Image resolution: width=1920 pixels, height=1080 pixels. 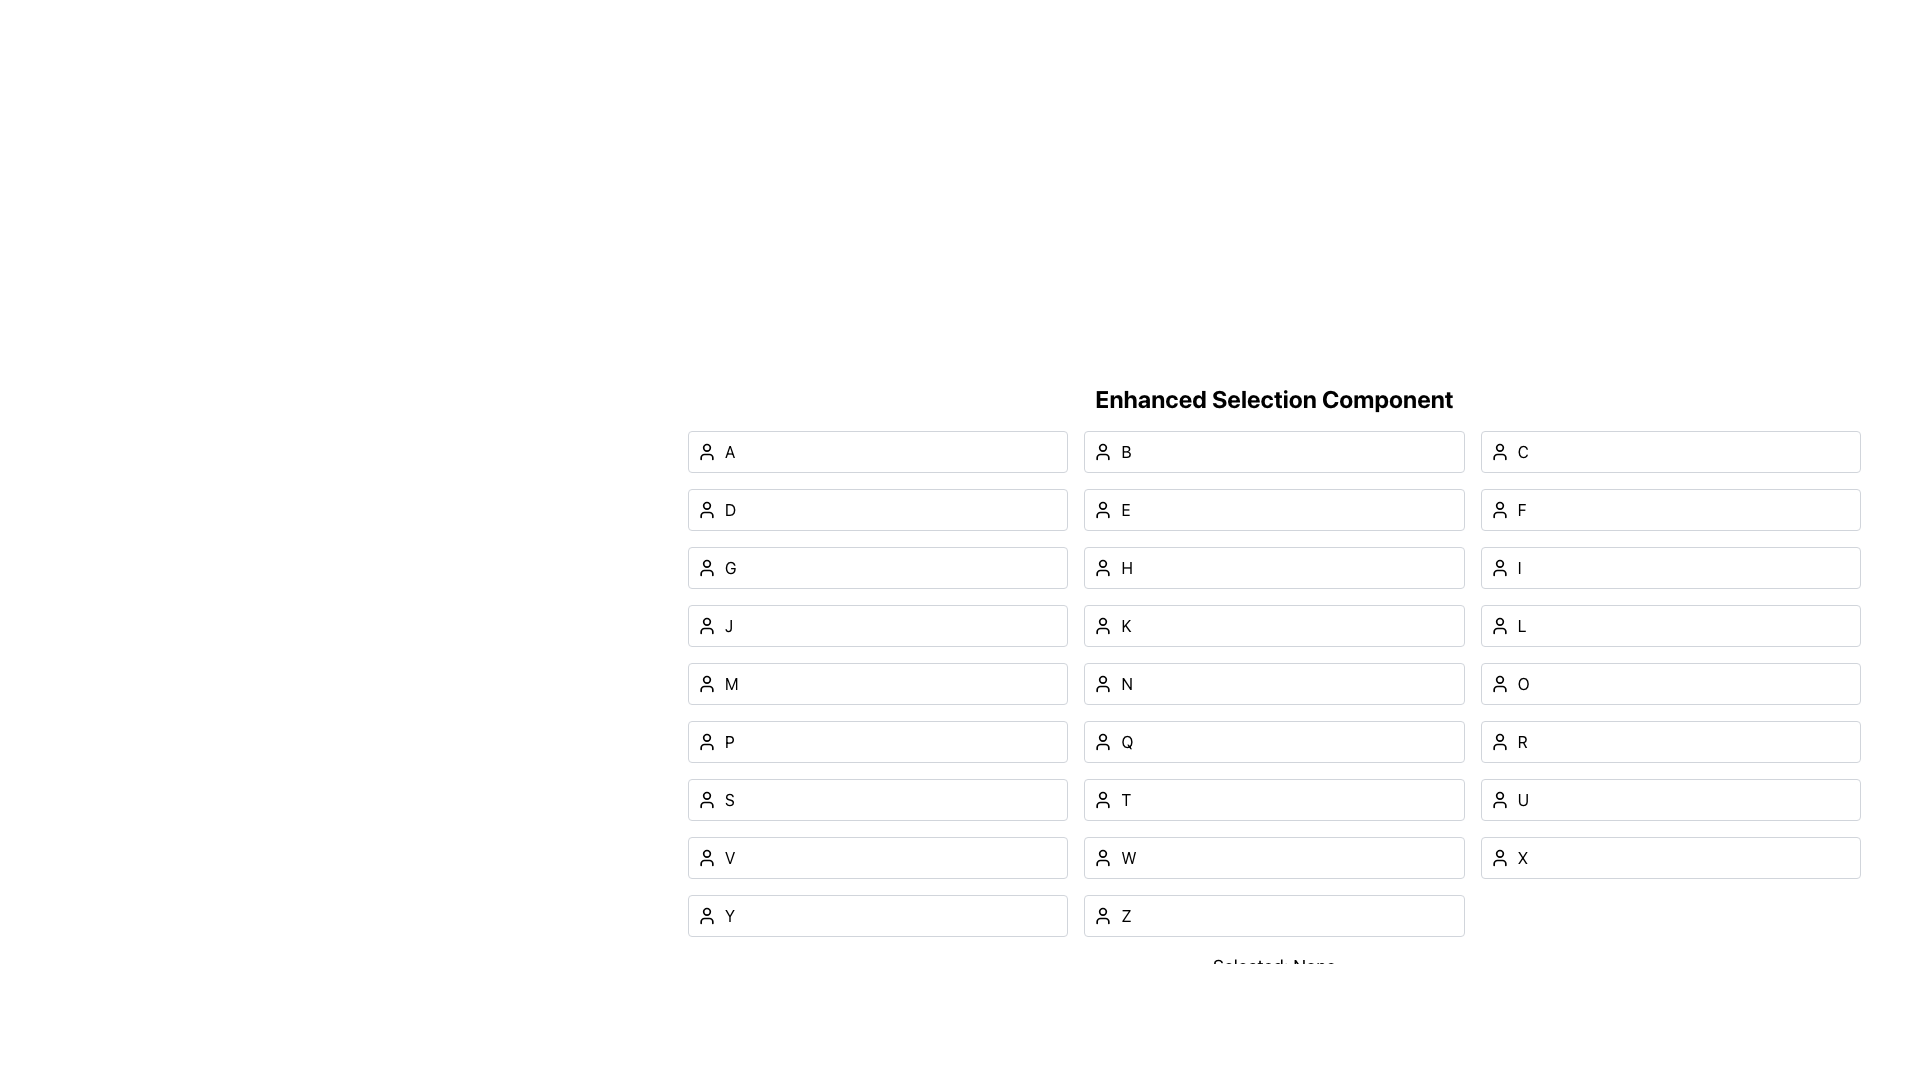 I want to click on the user icon located in the bottom-right corner of the third column, which is a simple line style icon with a circular head and semi-circular body, next to the letter 'X', so click(x=1499, y=856).